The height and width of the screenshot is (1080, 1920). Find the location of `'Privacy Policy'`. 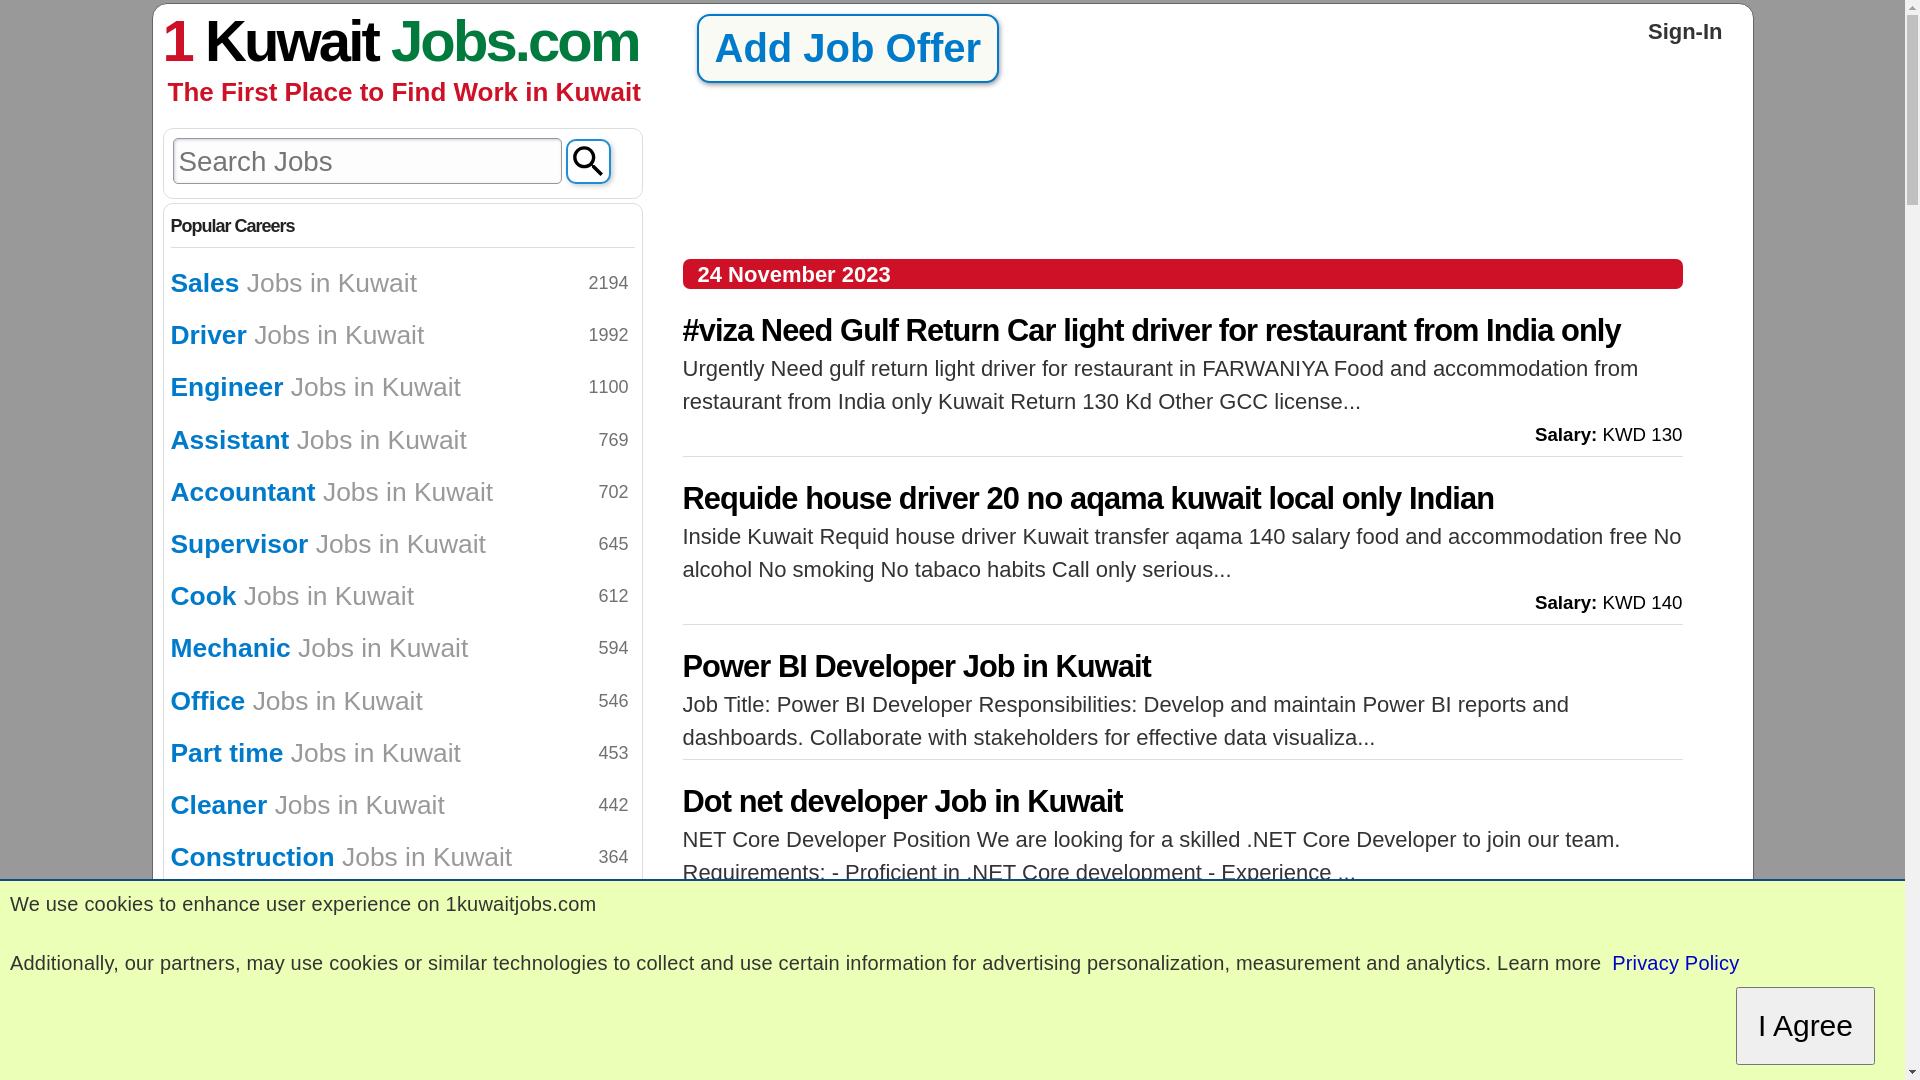

'Privacy Policy' is located at coordinates (1675, 962).